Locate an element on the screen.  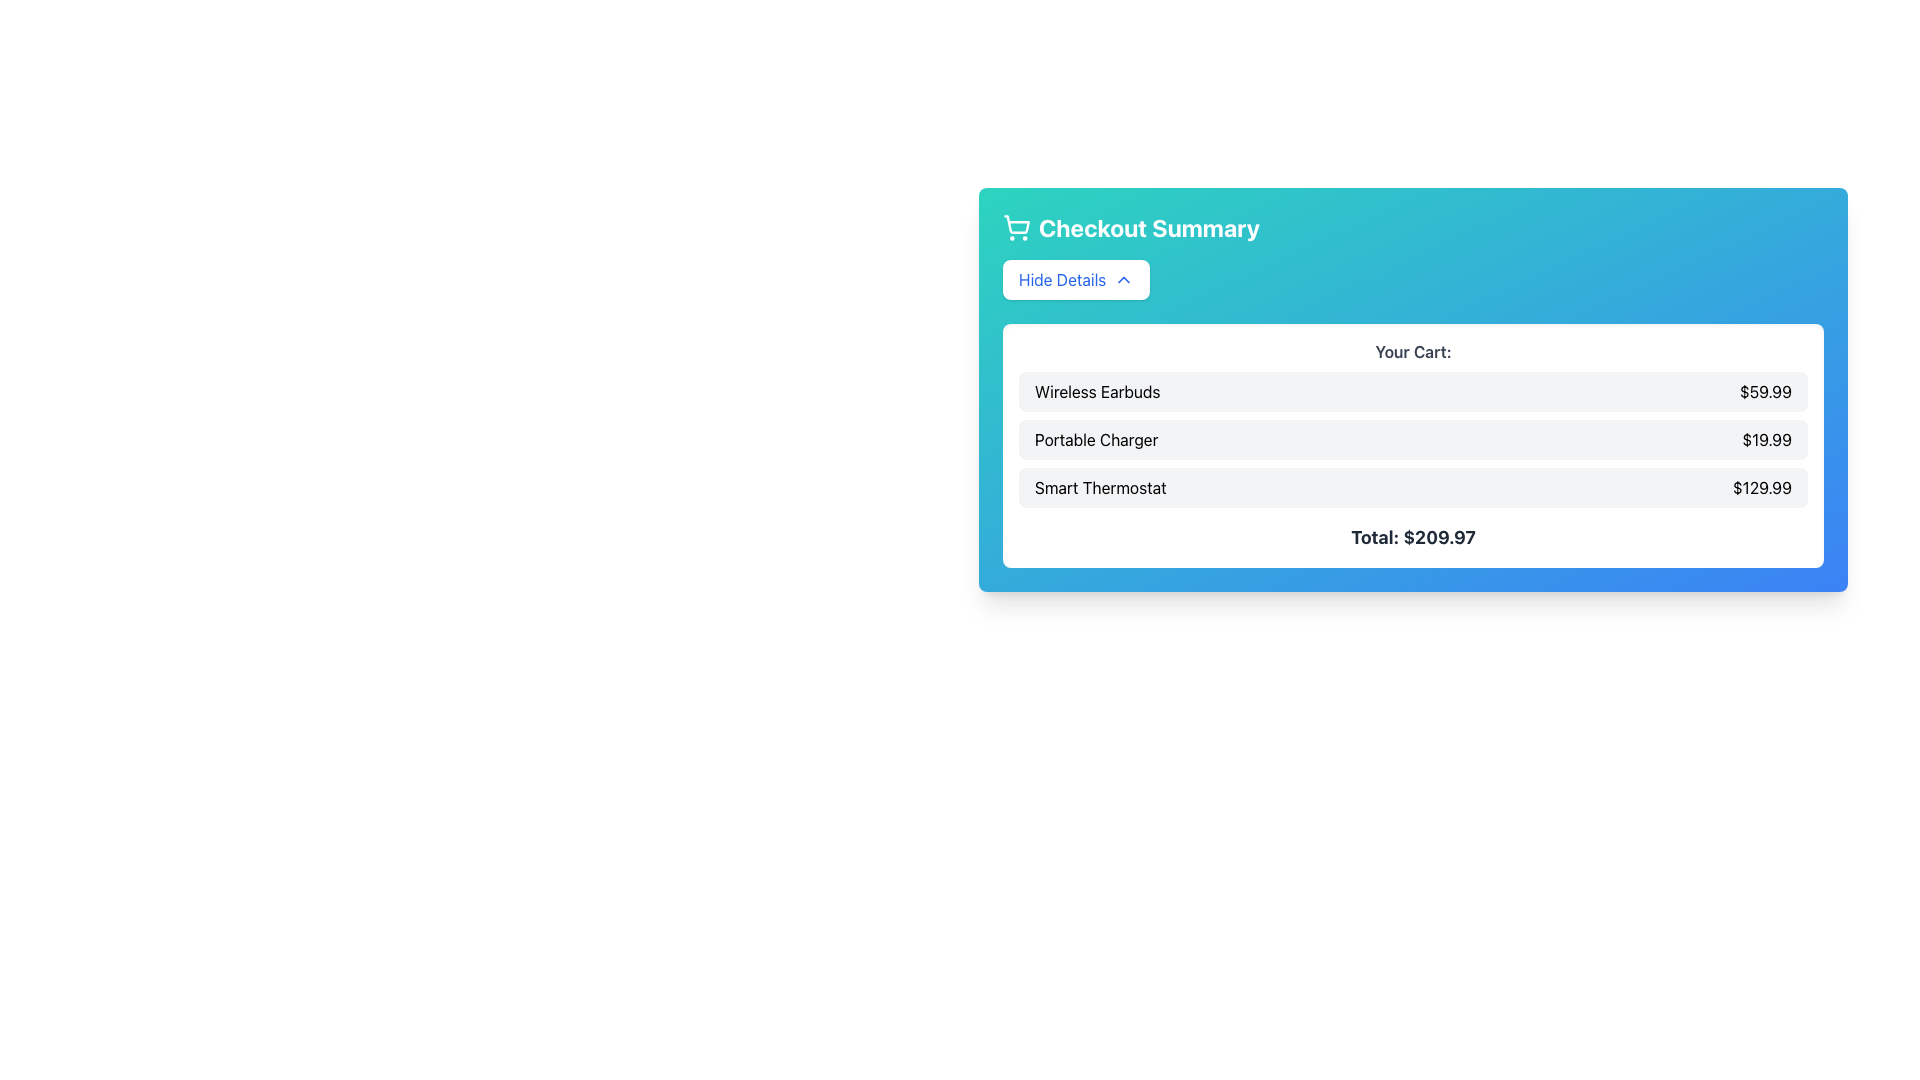
the 'Smart Thermostat' list item is located at coordinates (1412, 488).